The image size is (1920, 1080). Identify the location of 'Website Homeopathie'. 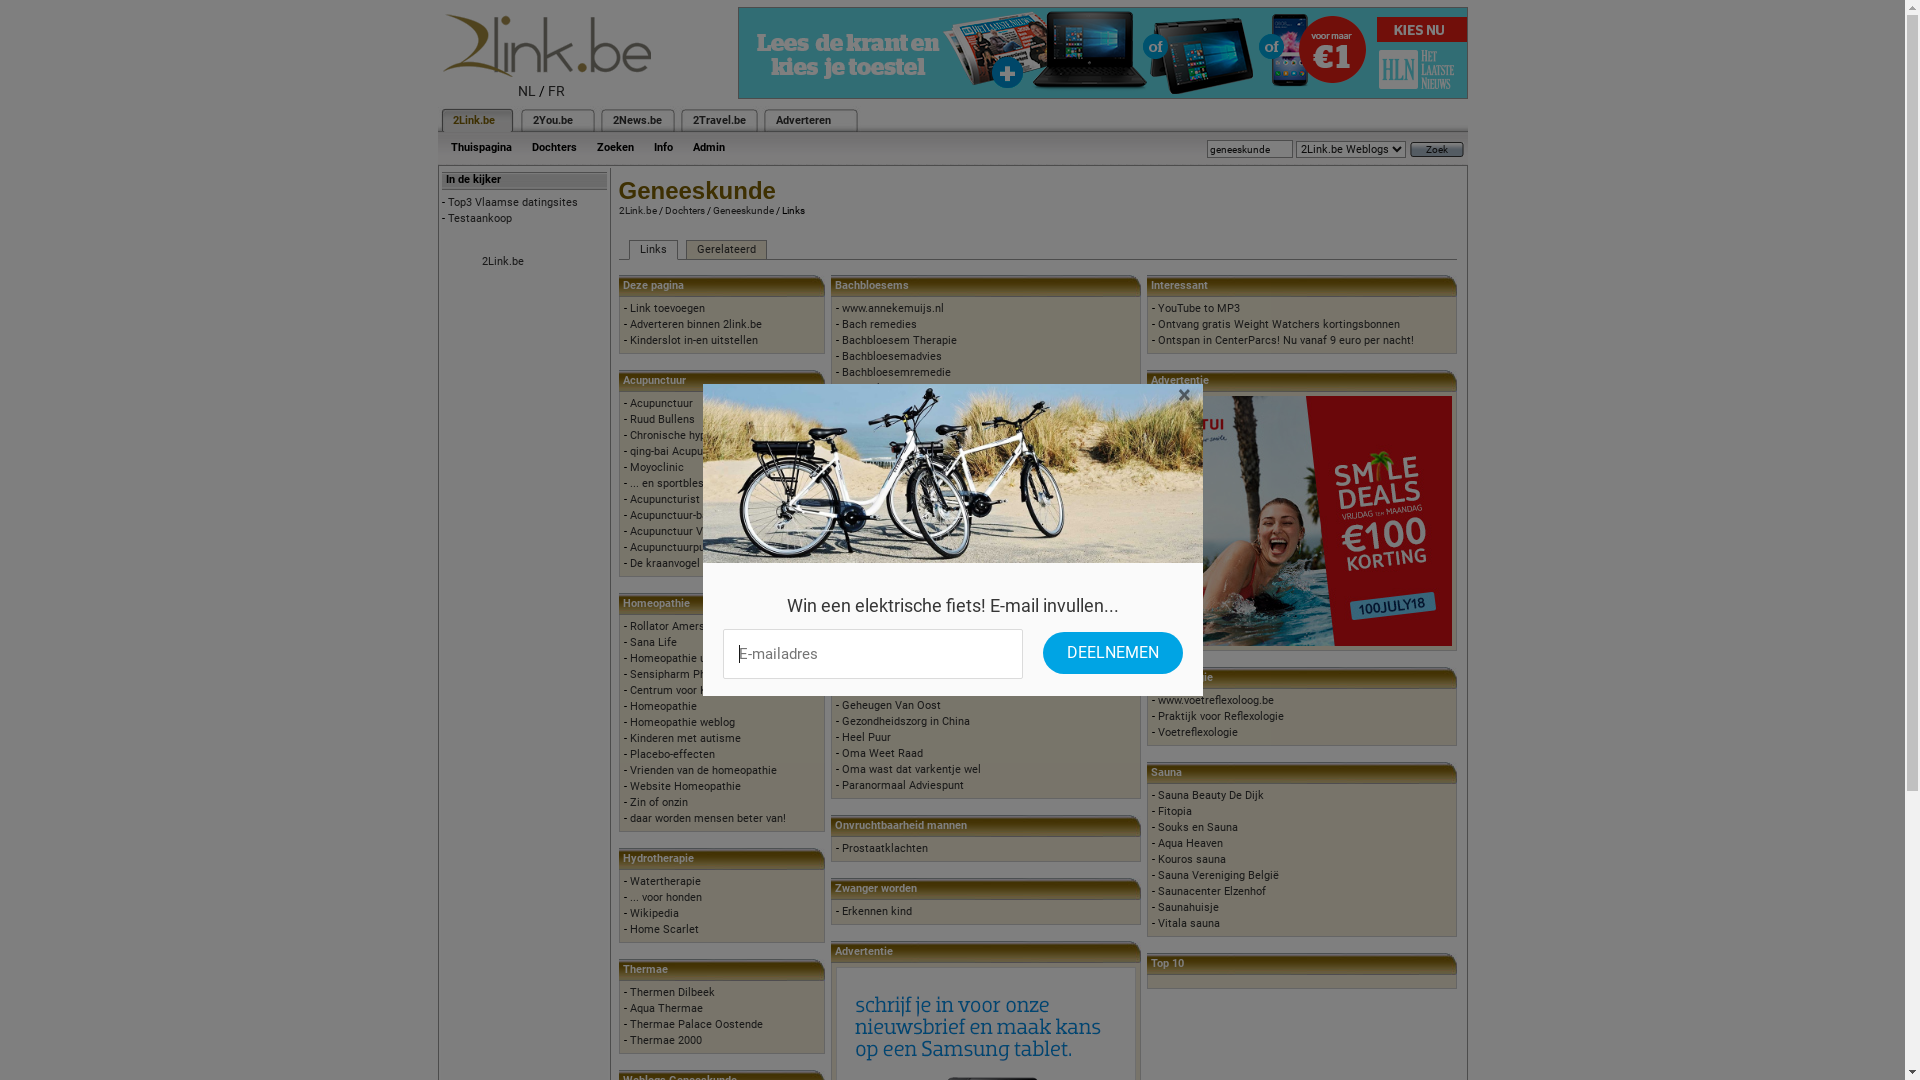
(628, 785).